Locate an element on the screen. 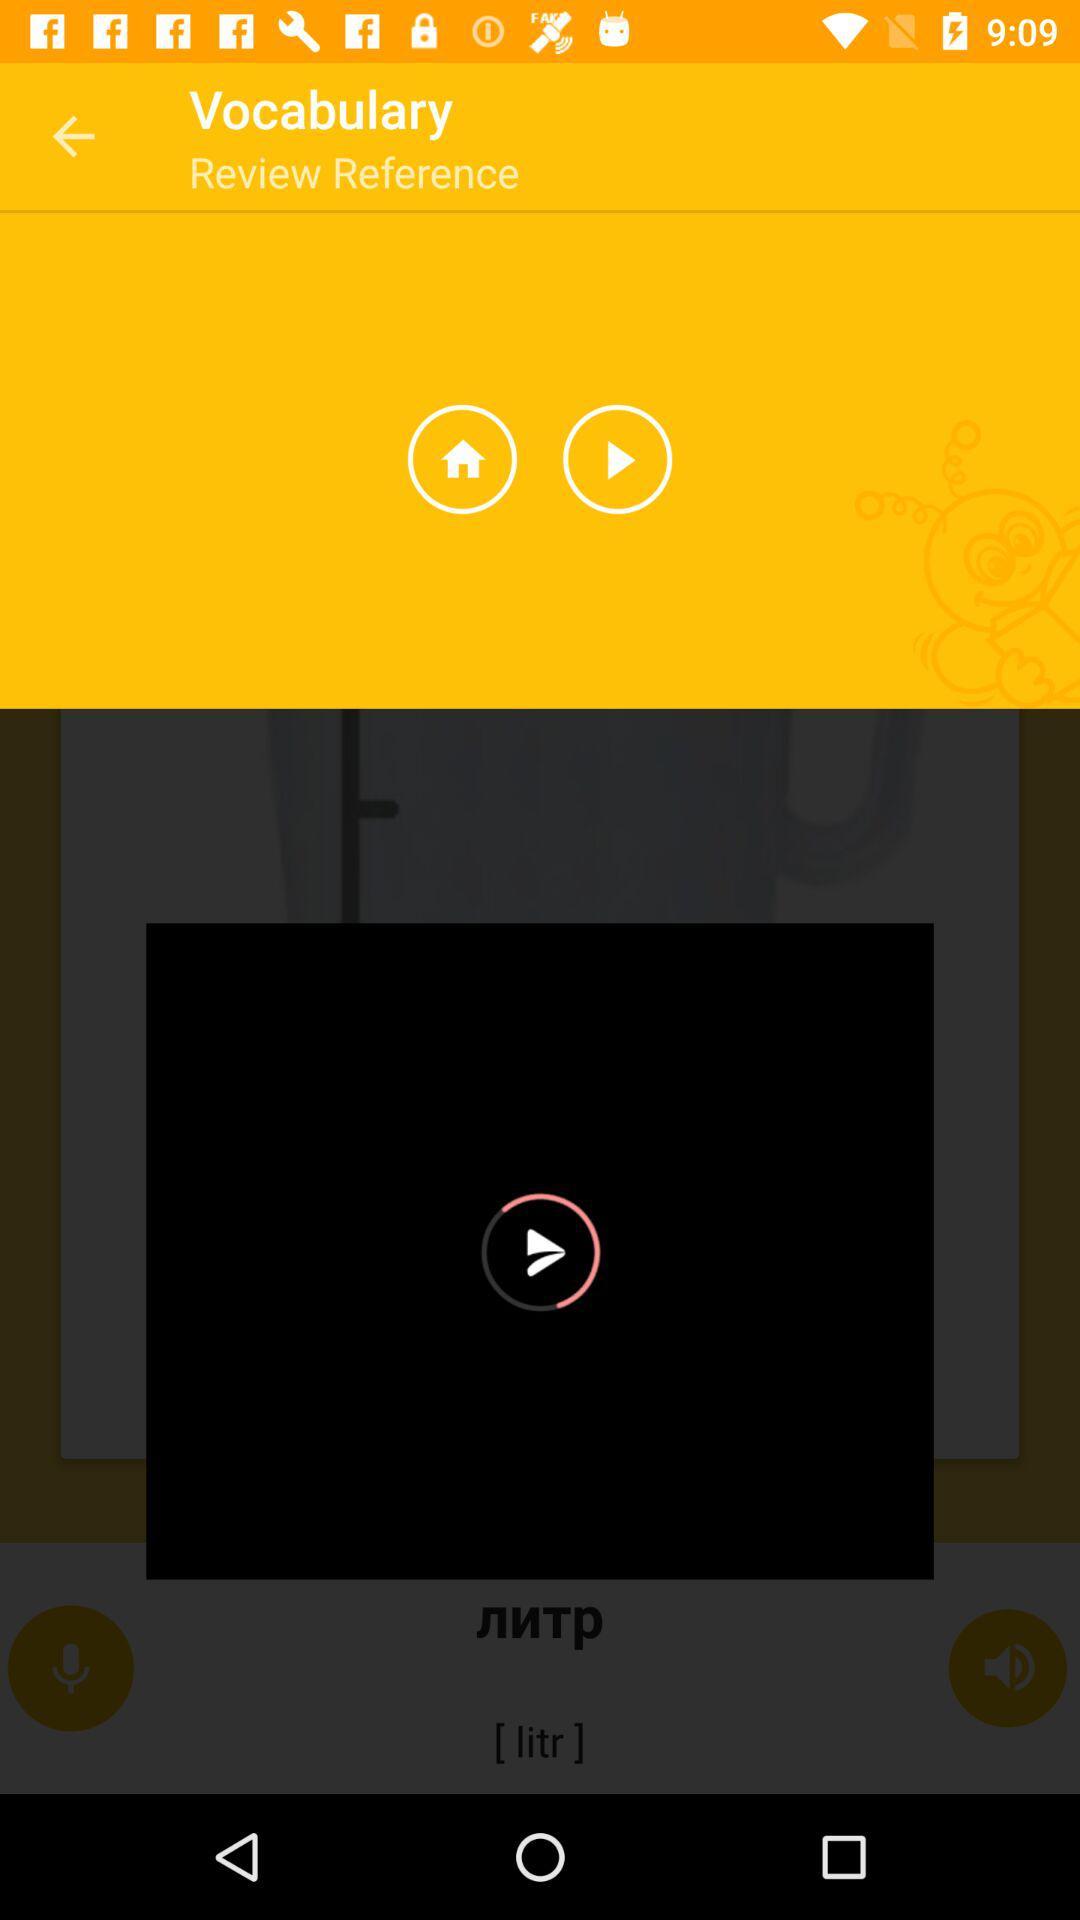 This screenshot has height=1920, width=1080. the volume icon is located at coordinates (1009, 1668).